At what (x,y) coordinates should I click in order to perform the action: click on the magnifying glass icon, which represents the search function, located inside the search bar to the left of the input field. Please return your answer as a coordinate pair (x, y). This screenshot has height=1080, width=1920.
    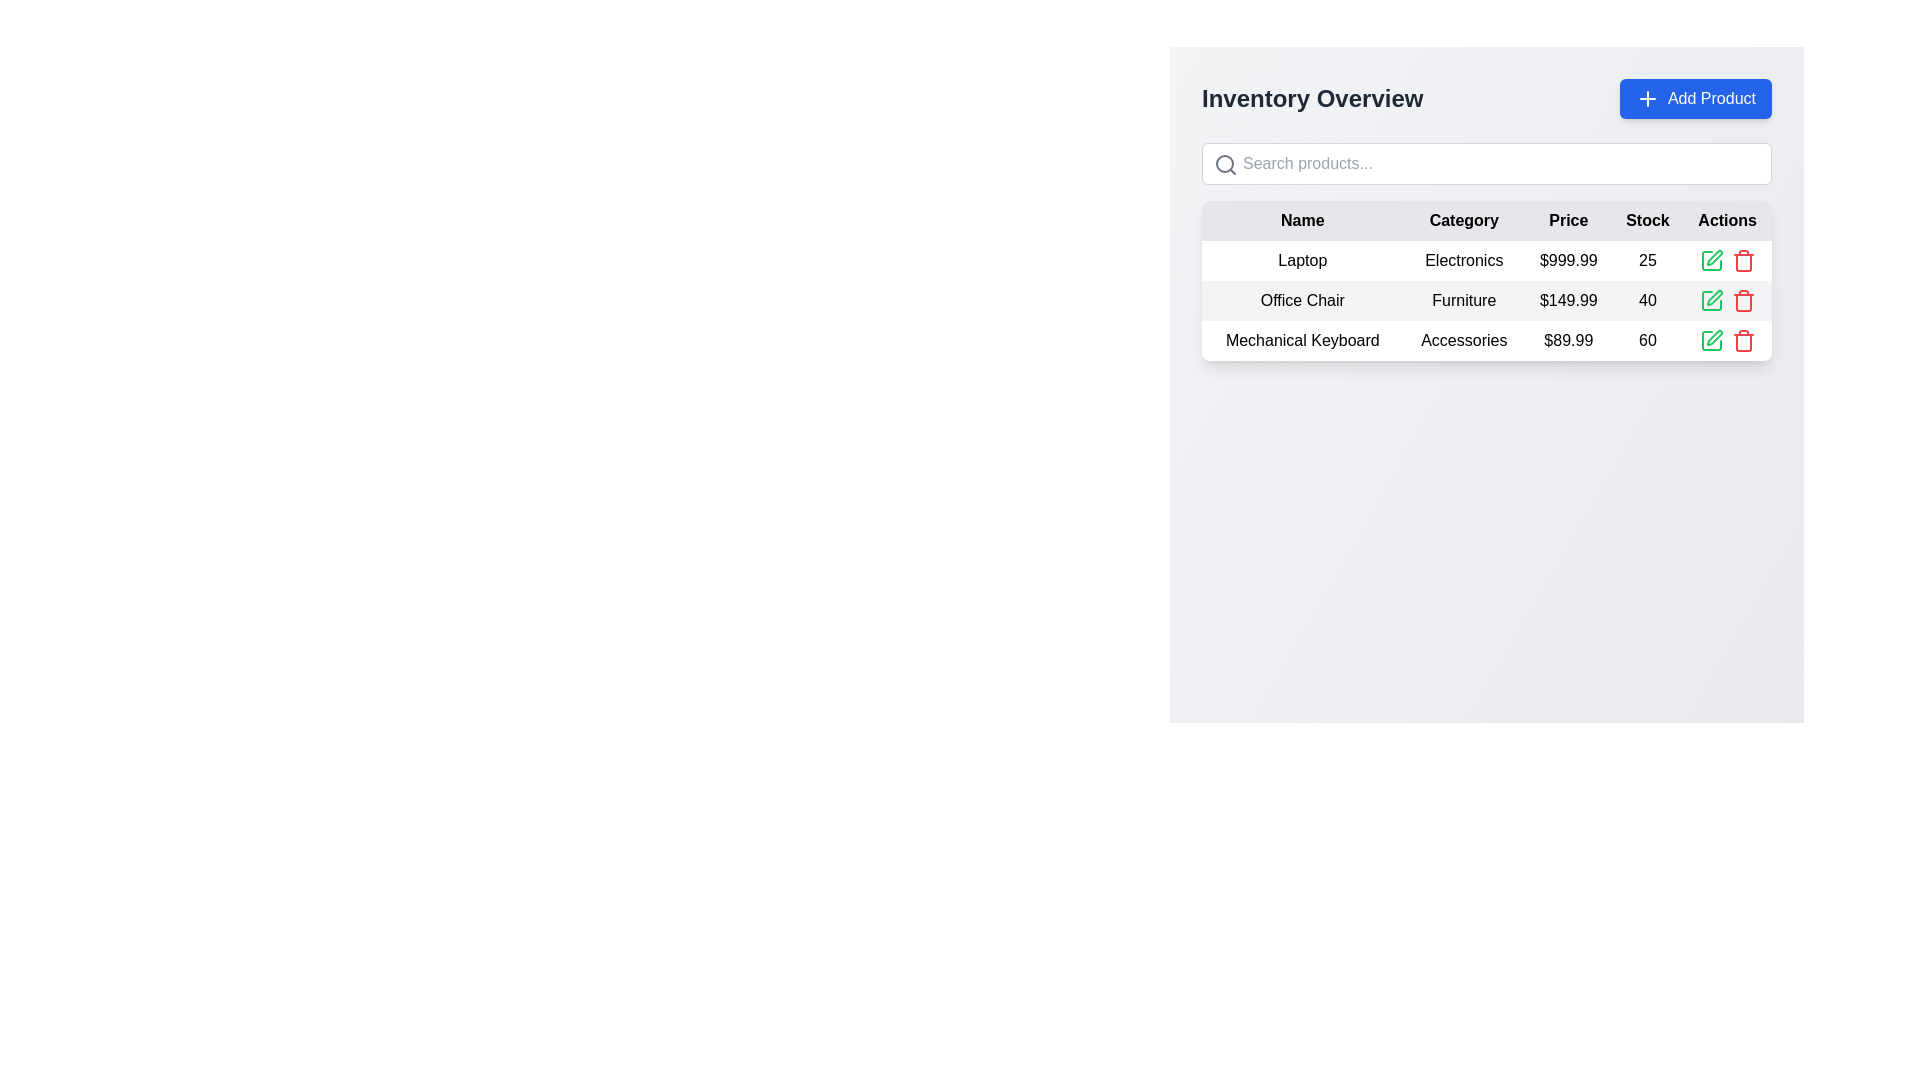
    Looking at the image, I should click on (1224, 164).